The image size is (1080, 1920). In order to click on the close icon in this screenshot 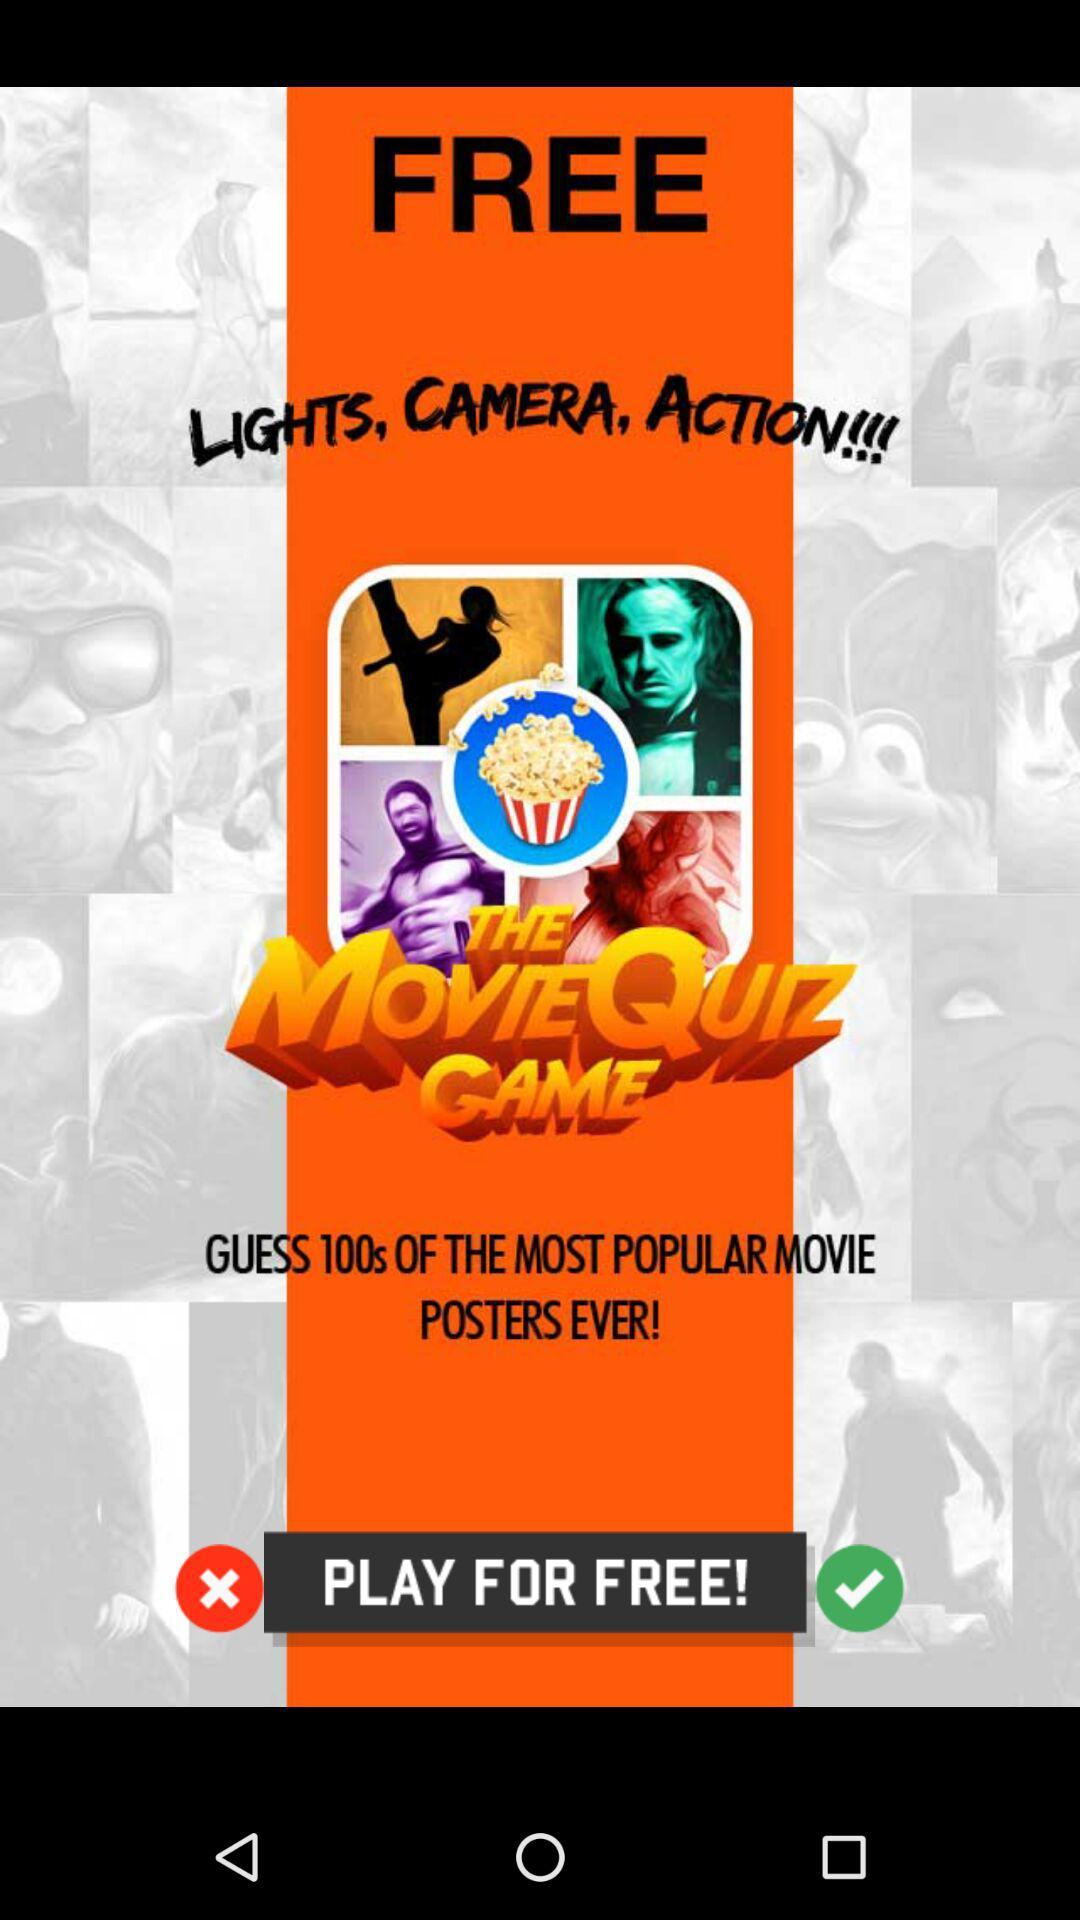, I will do `click(219, 1699)`.